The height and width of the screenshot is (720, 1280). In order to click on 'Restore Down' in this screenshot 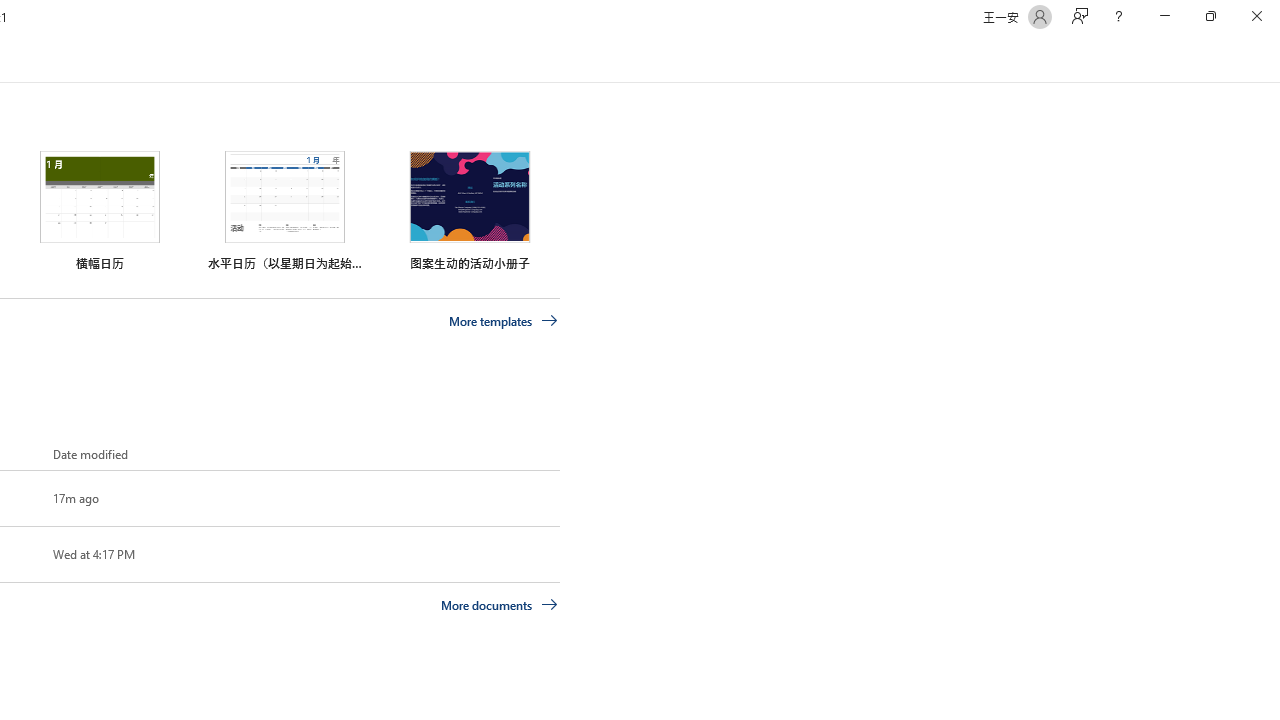, I will do `click(1209, 16)`.